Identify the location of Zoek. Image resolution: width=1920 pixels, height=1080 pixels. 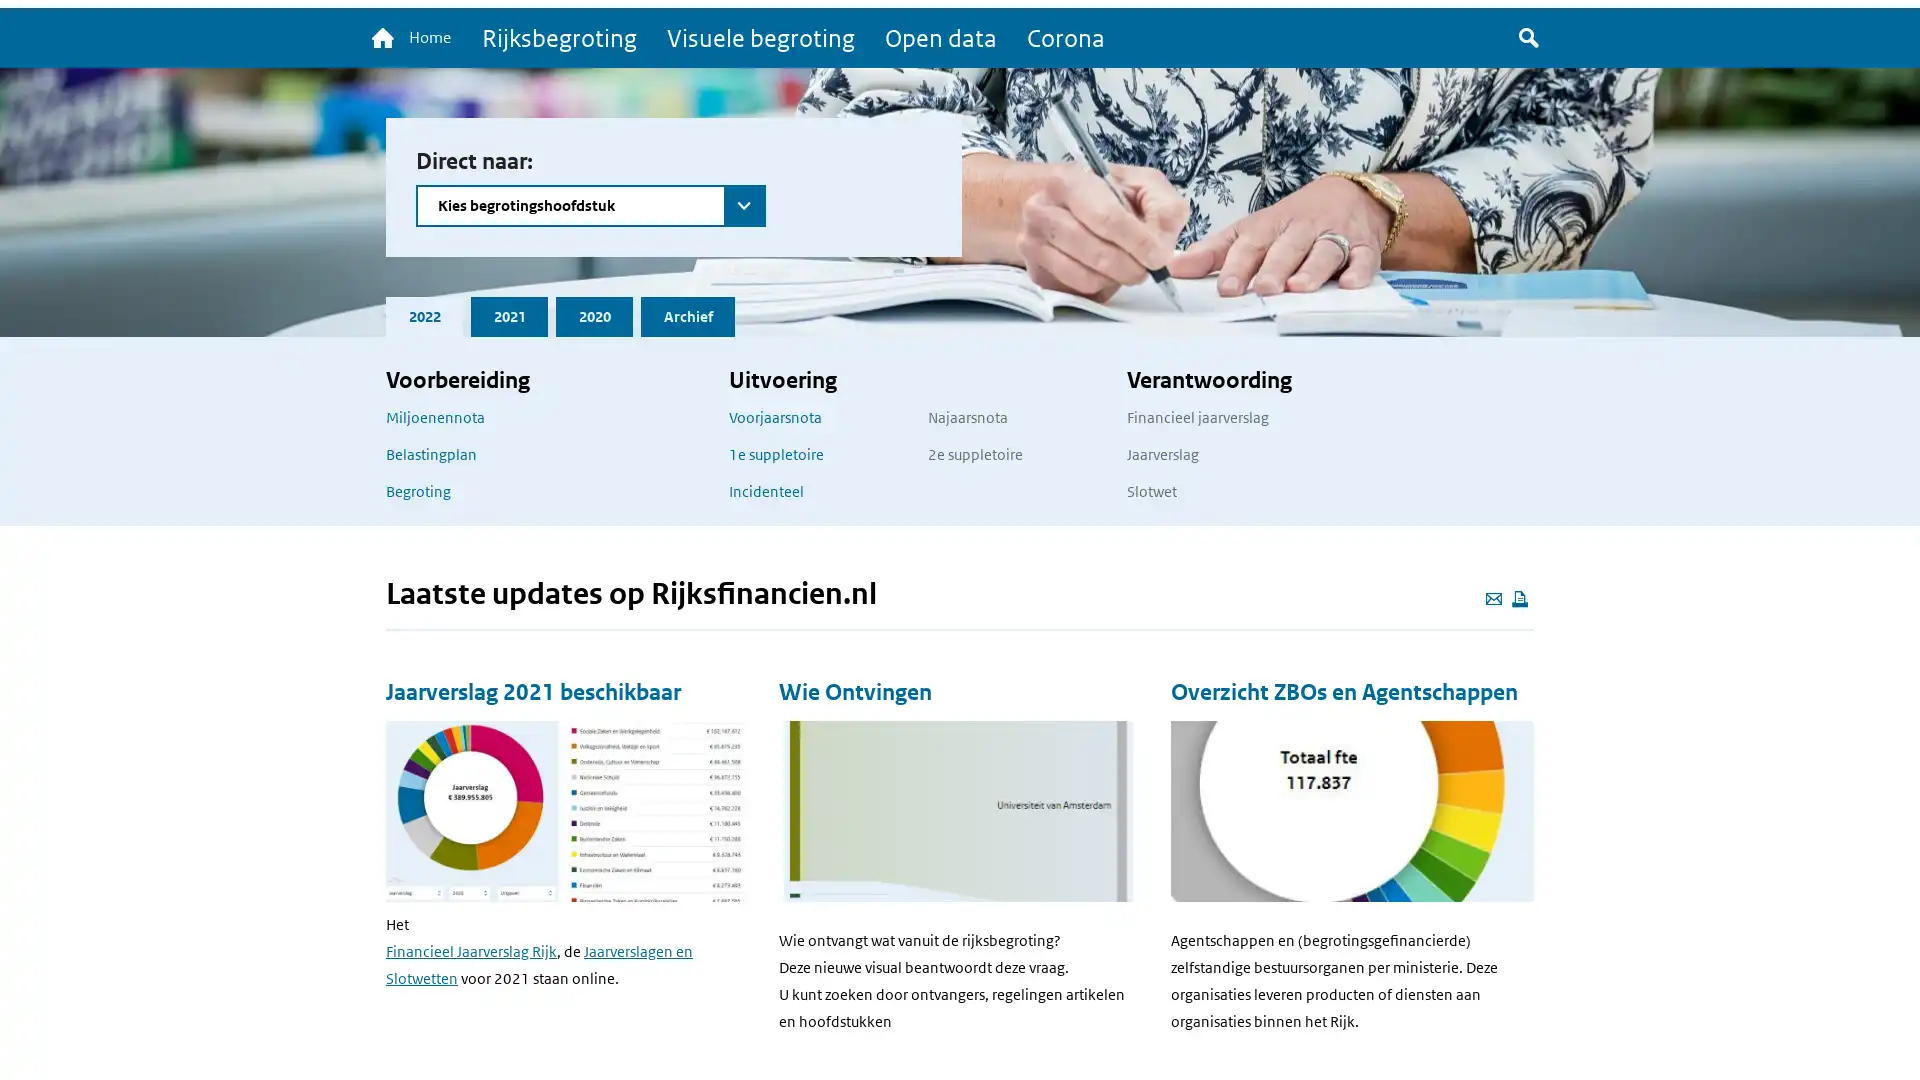
(435, 238).